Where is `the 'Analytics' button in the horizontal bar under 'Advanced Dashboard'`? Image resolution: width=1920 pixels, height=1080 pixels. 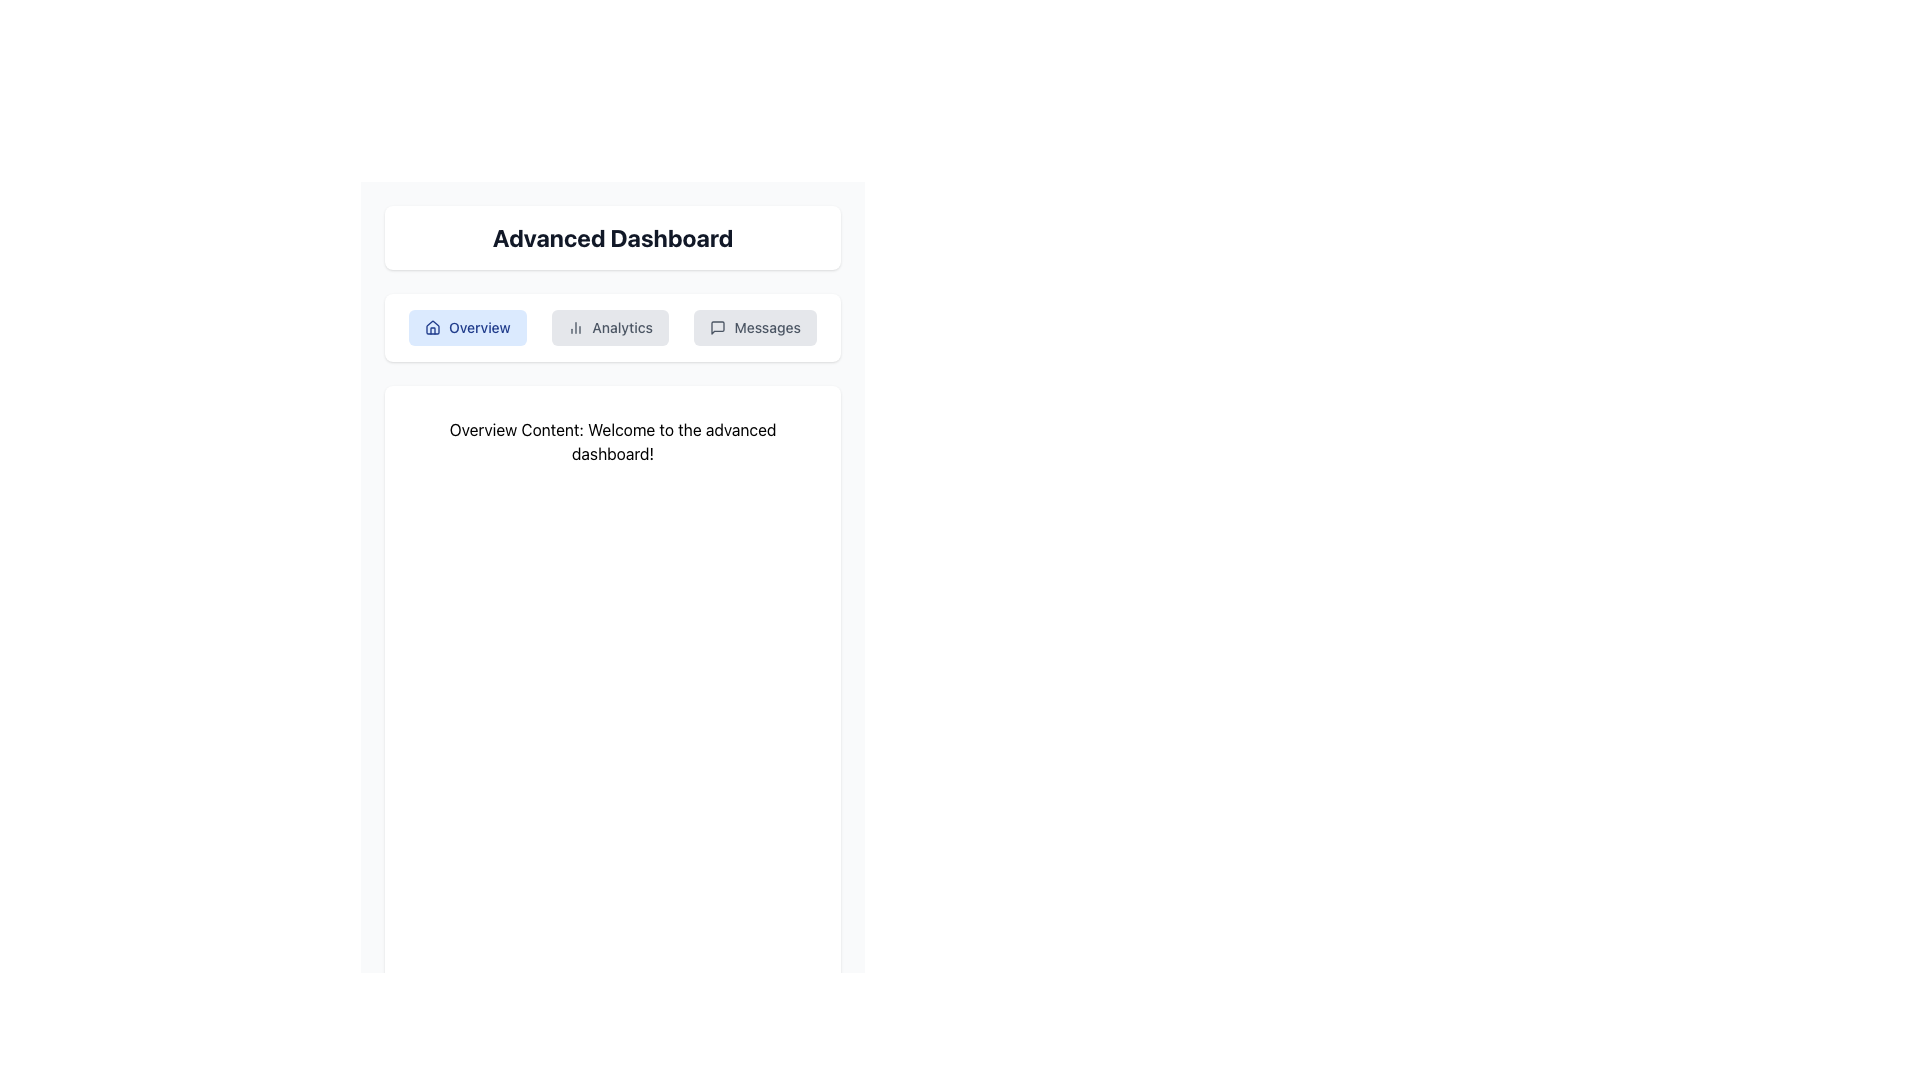
the 'Analytics' button in the horizontal bar under 'Advanced Dashboard' is located at coordinates (612, 326).